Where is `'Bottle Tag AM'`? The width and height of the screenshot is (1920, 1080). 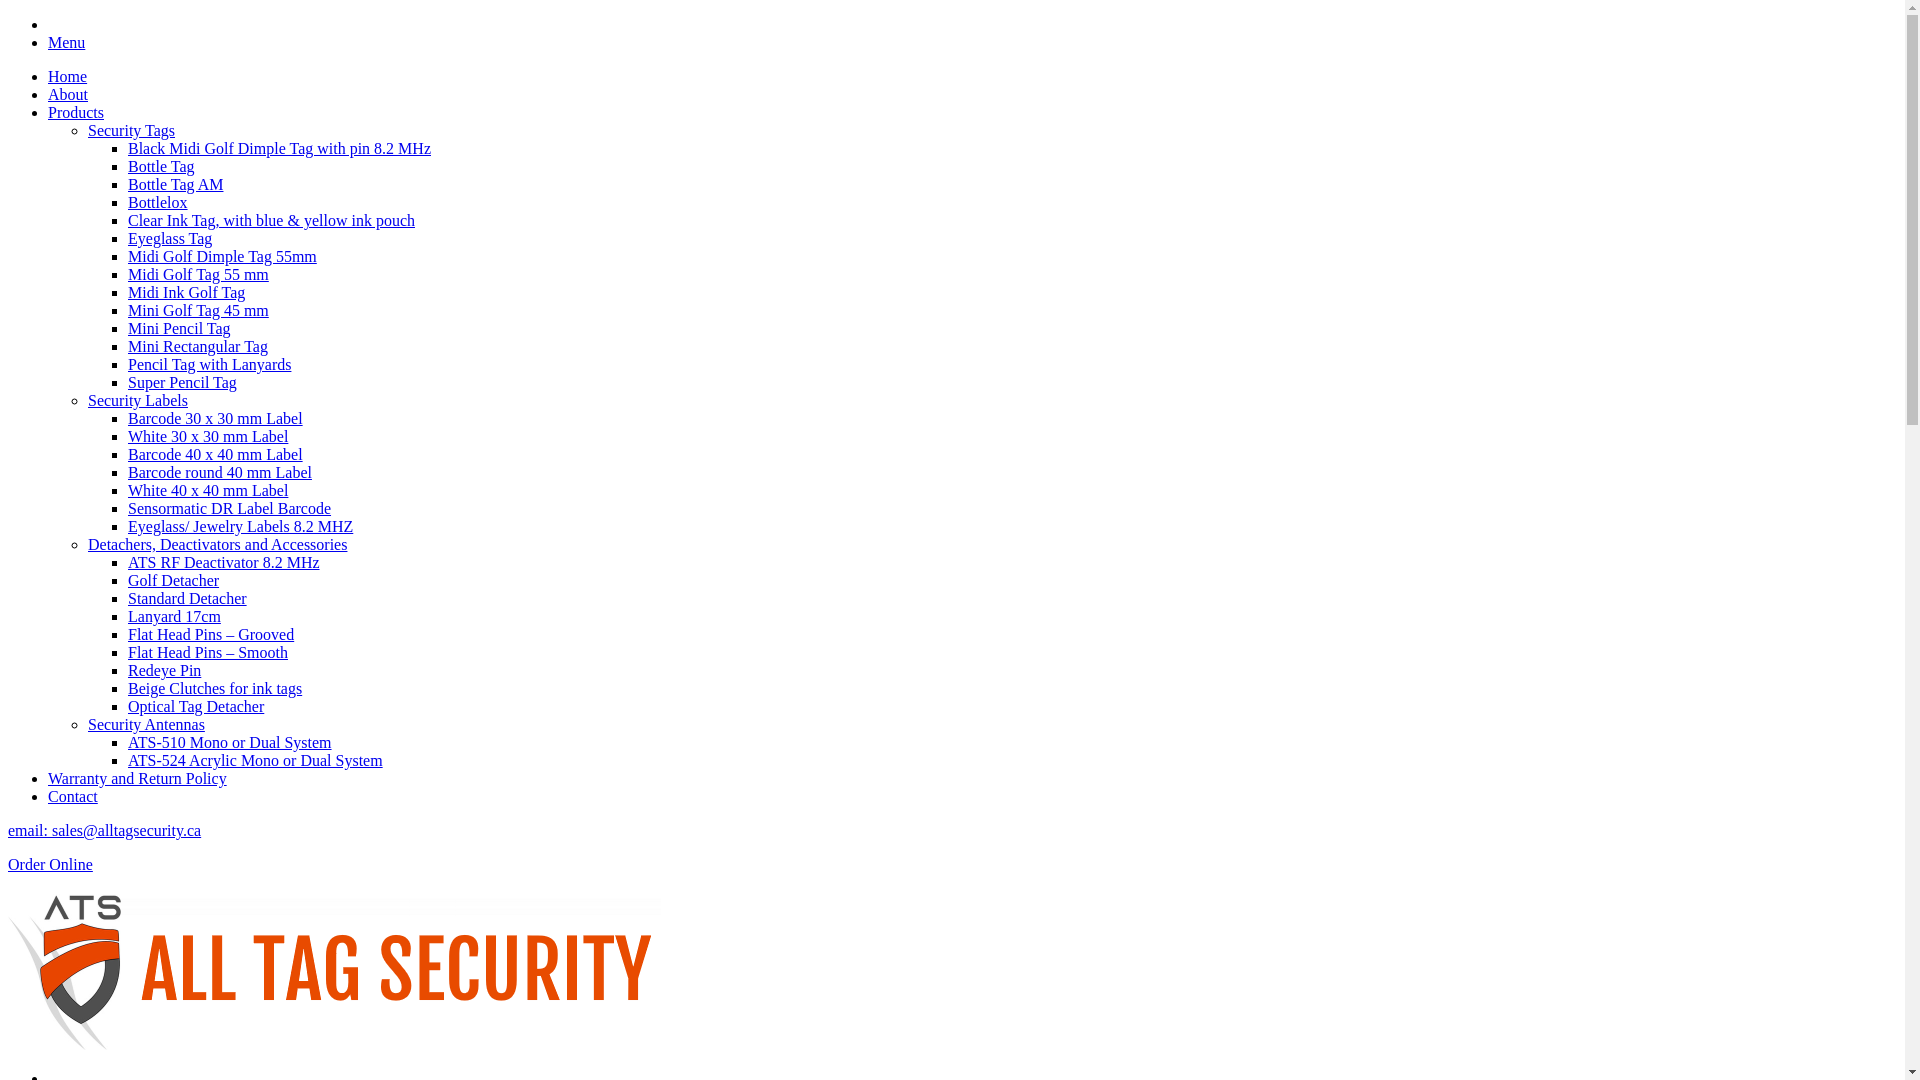 'Bottle Tag AM' is located at coordinates (175, 184).